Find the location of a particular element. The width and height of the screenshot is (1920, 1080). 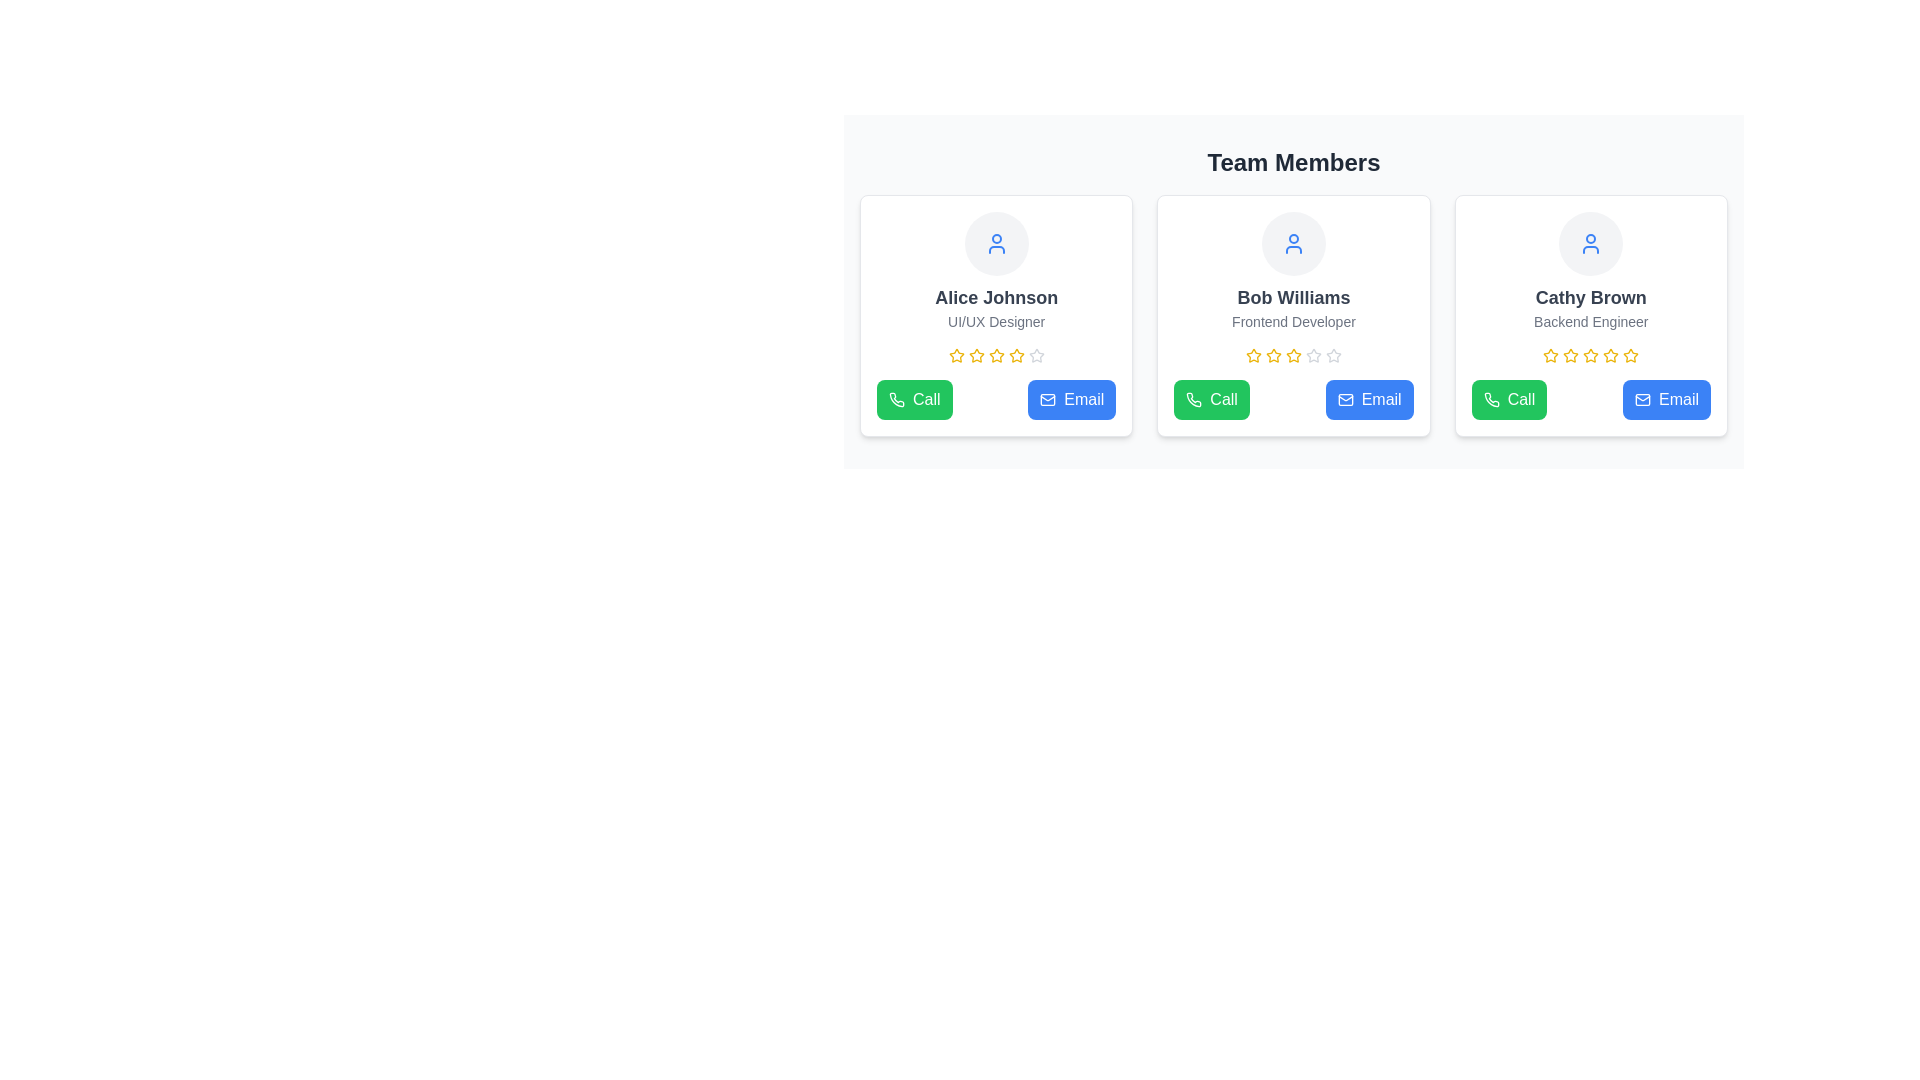

the text label 'Cathy Brown' which identifies the individual in the profile information, positioned below the circular avatar icon and above the label 'Backend Engineer' is located at coordinates (1590, 297).